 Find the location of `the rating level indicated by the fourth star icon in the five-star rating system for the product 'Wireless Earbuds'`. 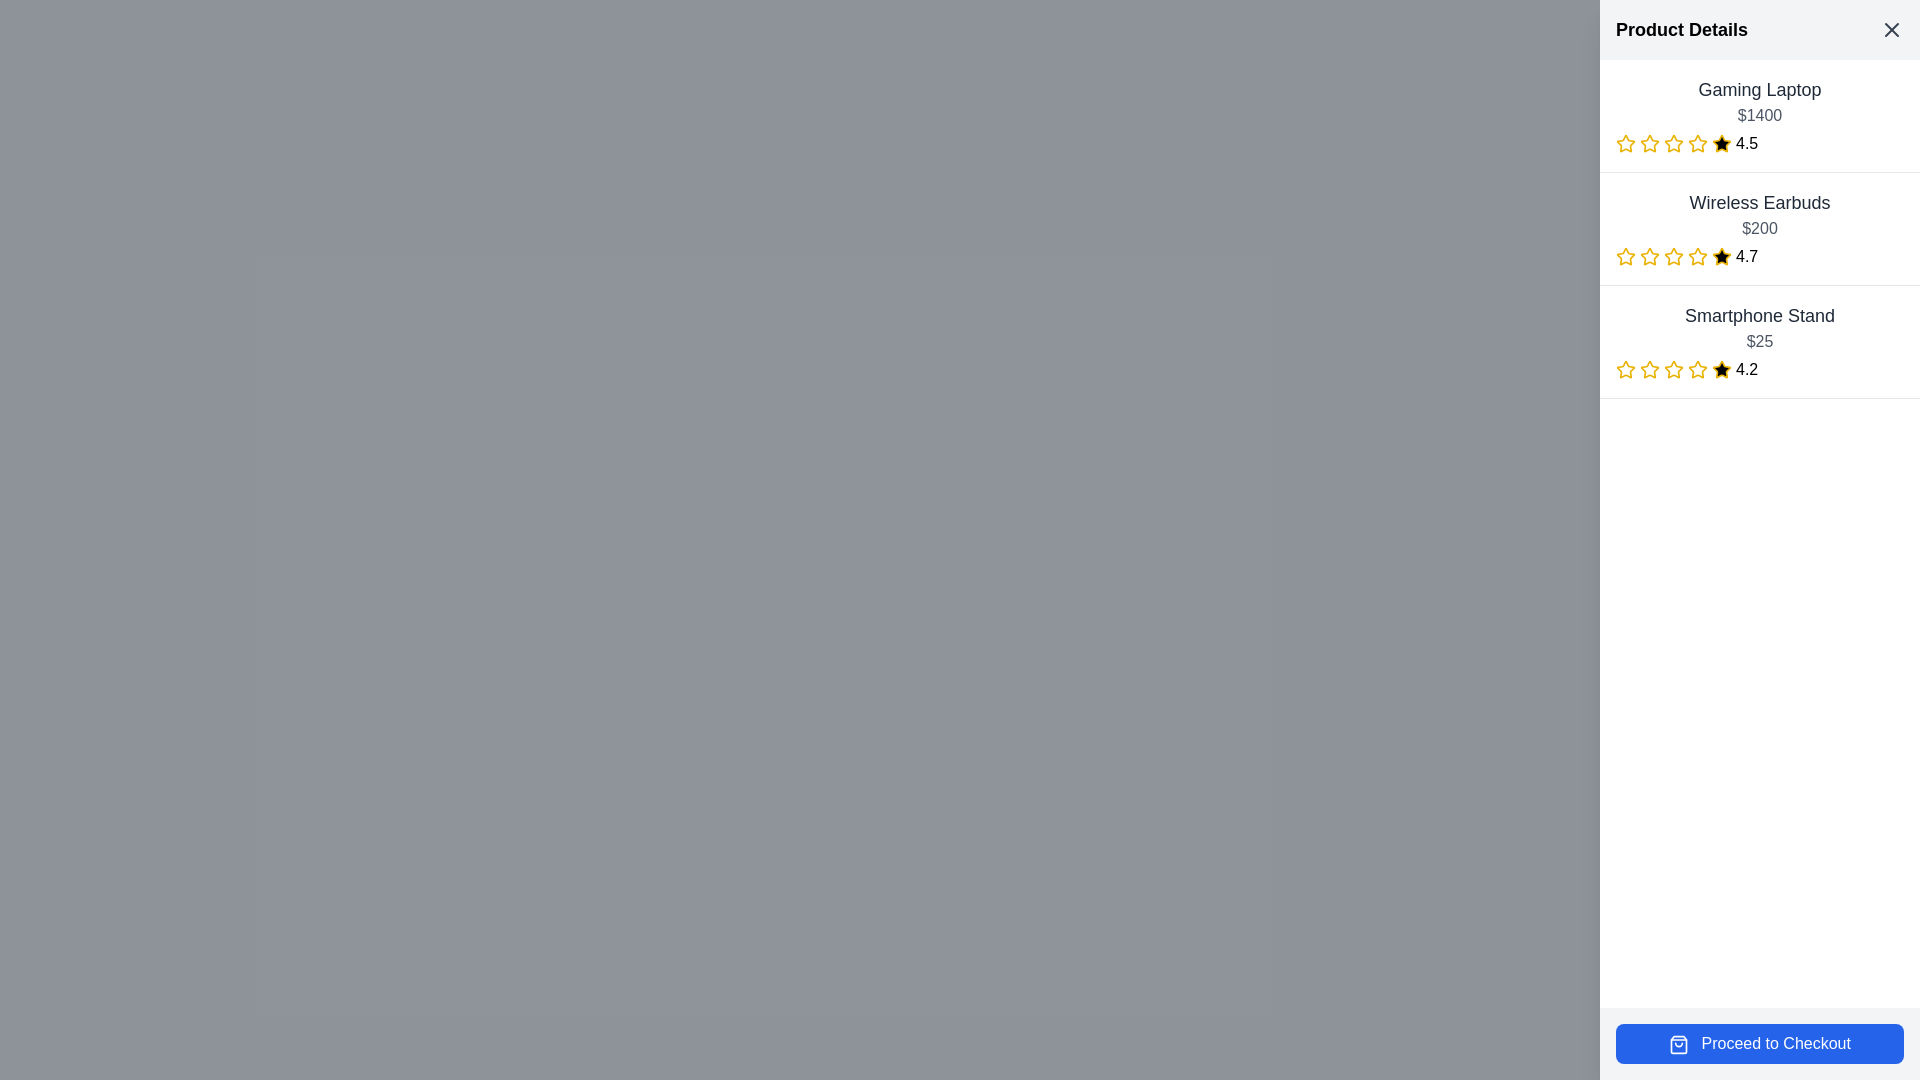

the rating level indicated by the fourth star icon in the five-star rating system for the product 'Wireless Earbuds' is located at coordinates (1674, 256).